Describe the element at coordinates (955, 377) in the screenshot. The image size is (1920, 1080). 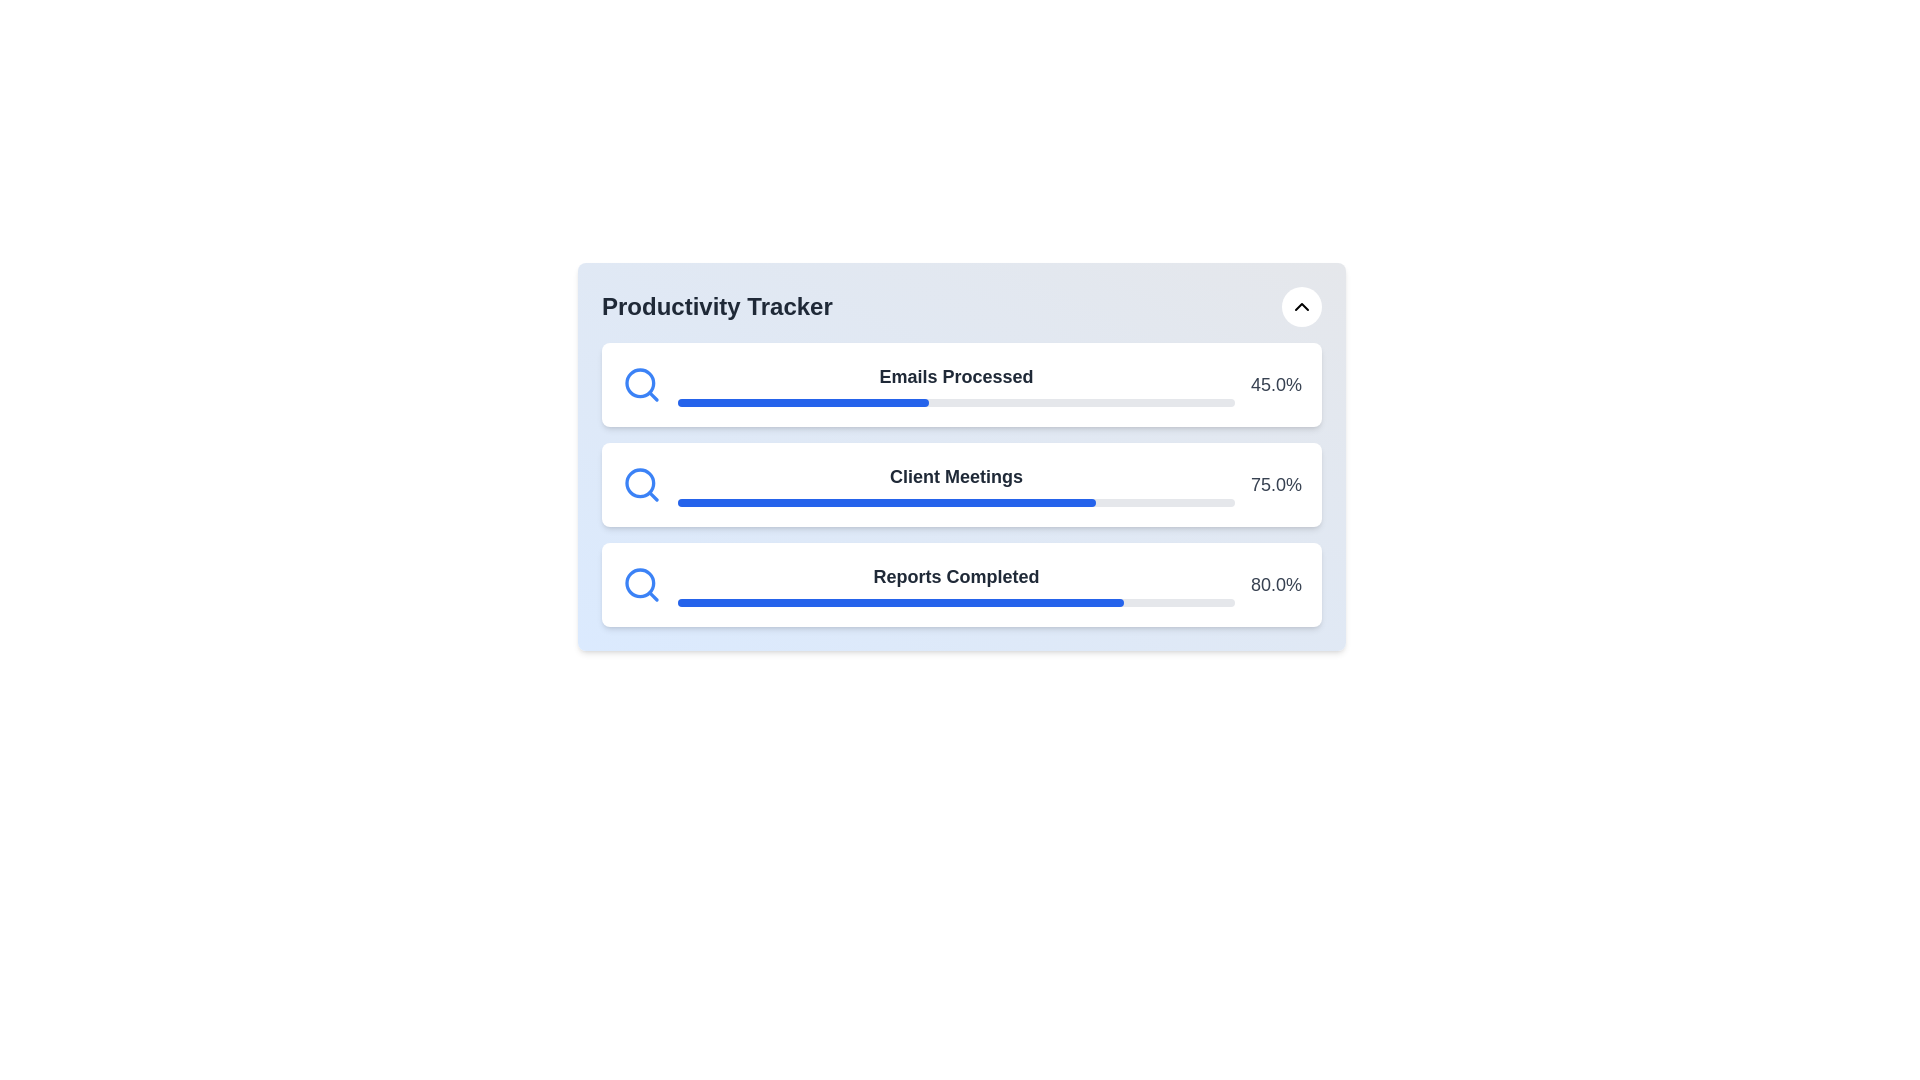
I see `the textual label 'Emails Processed' which indicates the metric being displayed above the progress bar and percentage value` at that location.